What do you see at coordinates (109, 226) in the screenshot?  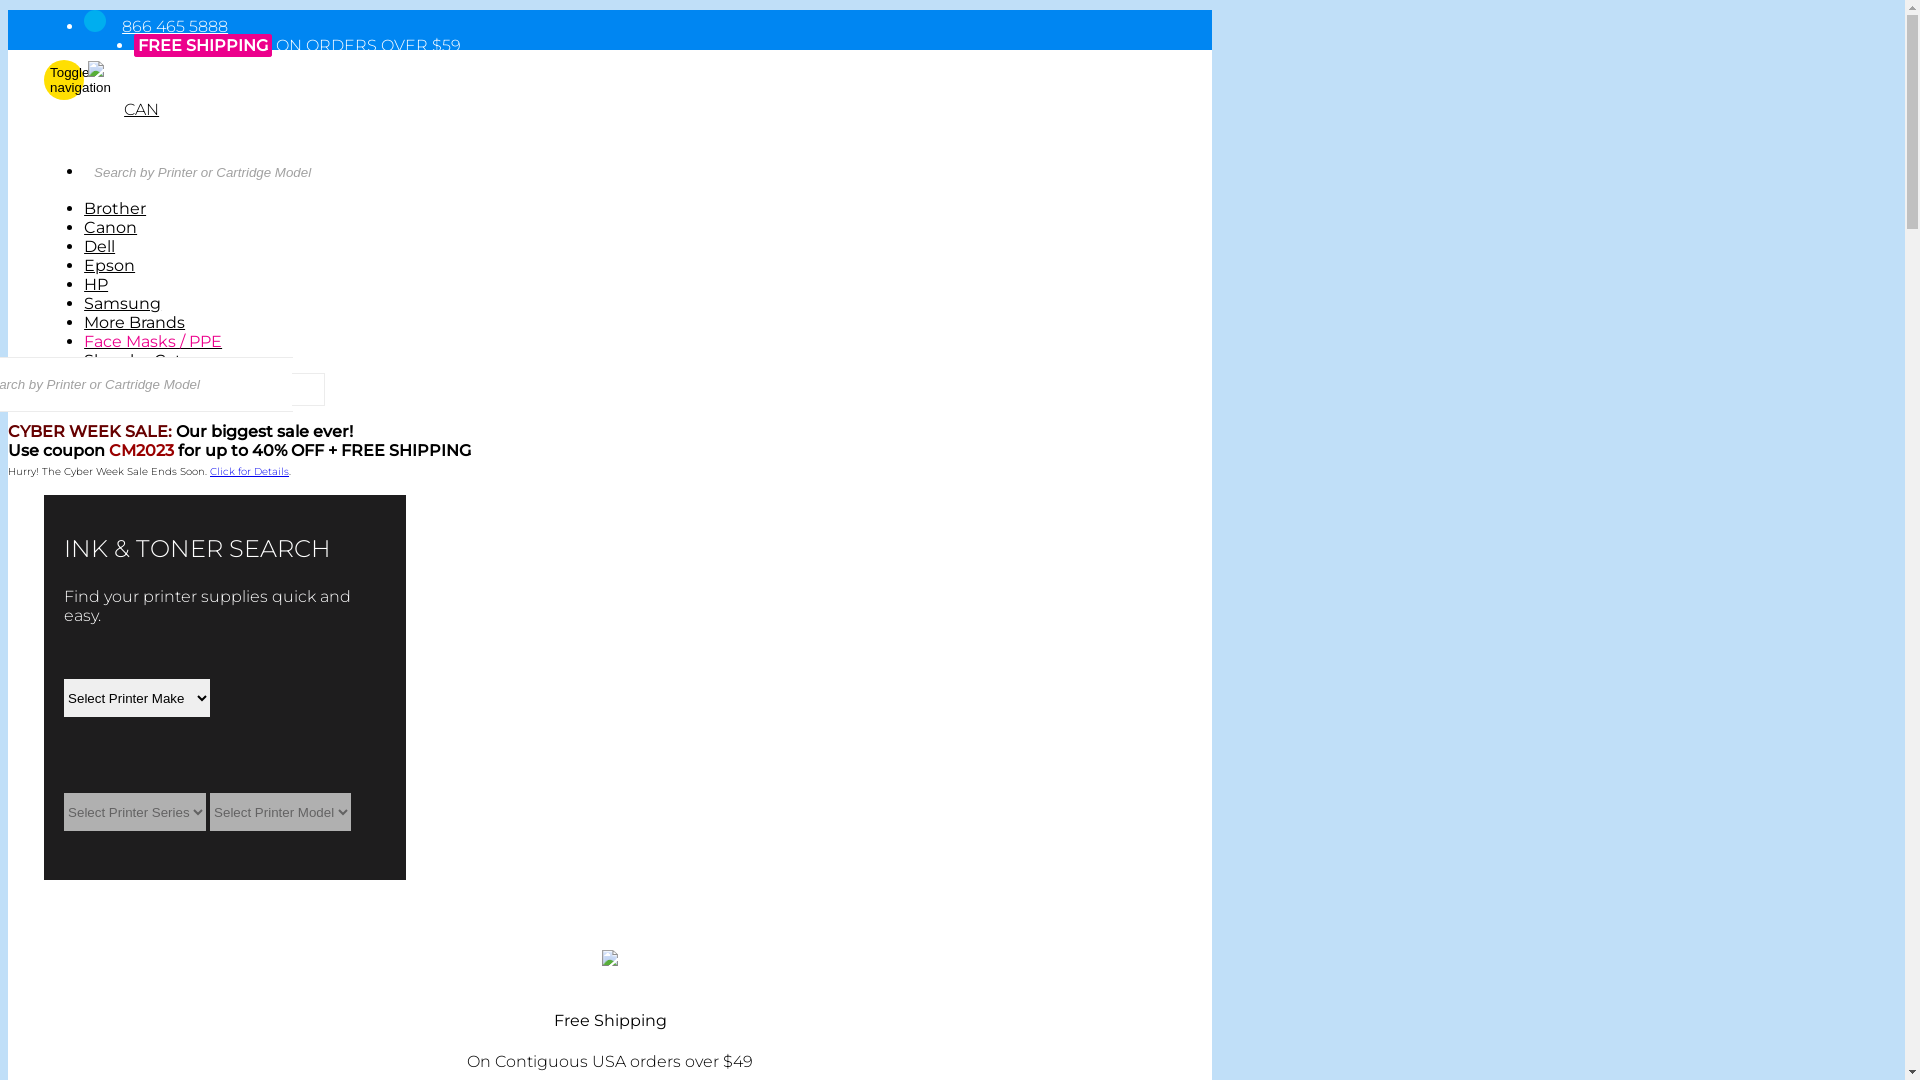 I see `'Canon'` at bounding box center [109, 226].